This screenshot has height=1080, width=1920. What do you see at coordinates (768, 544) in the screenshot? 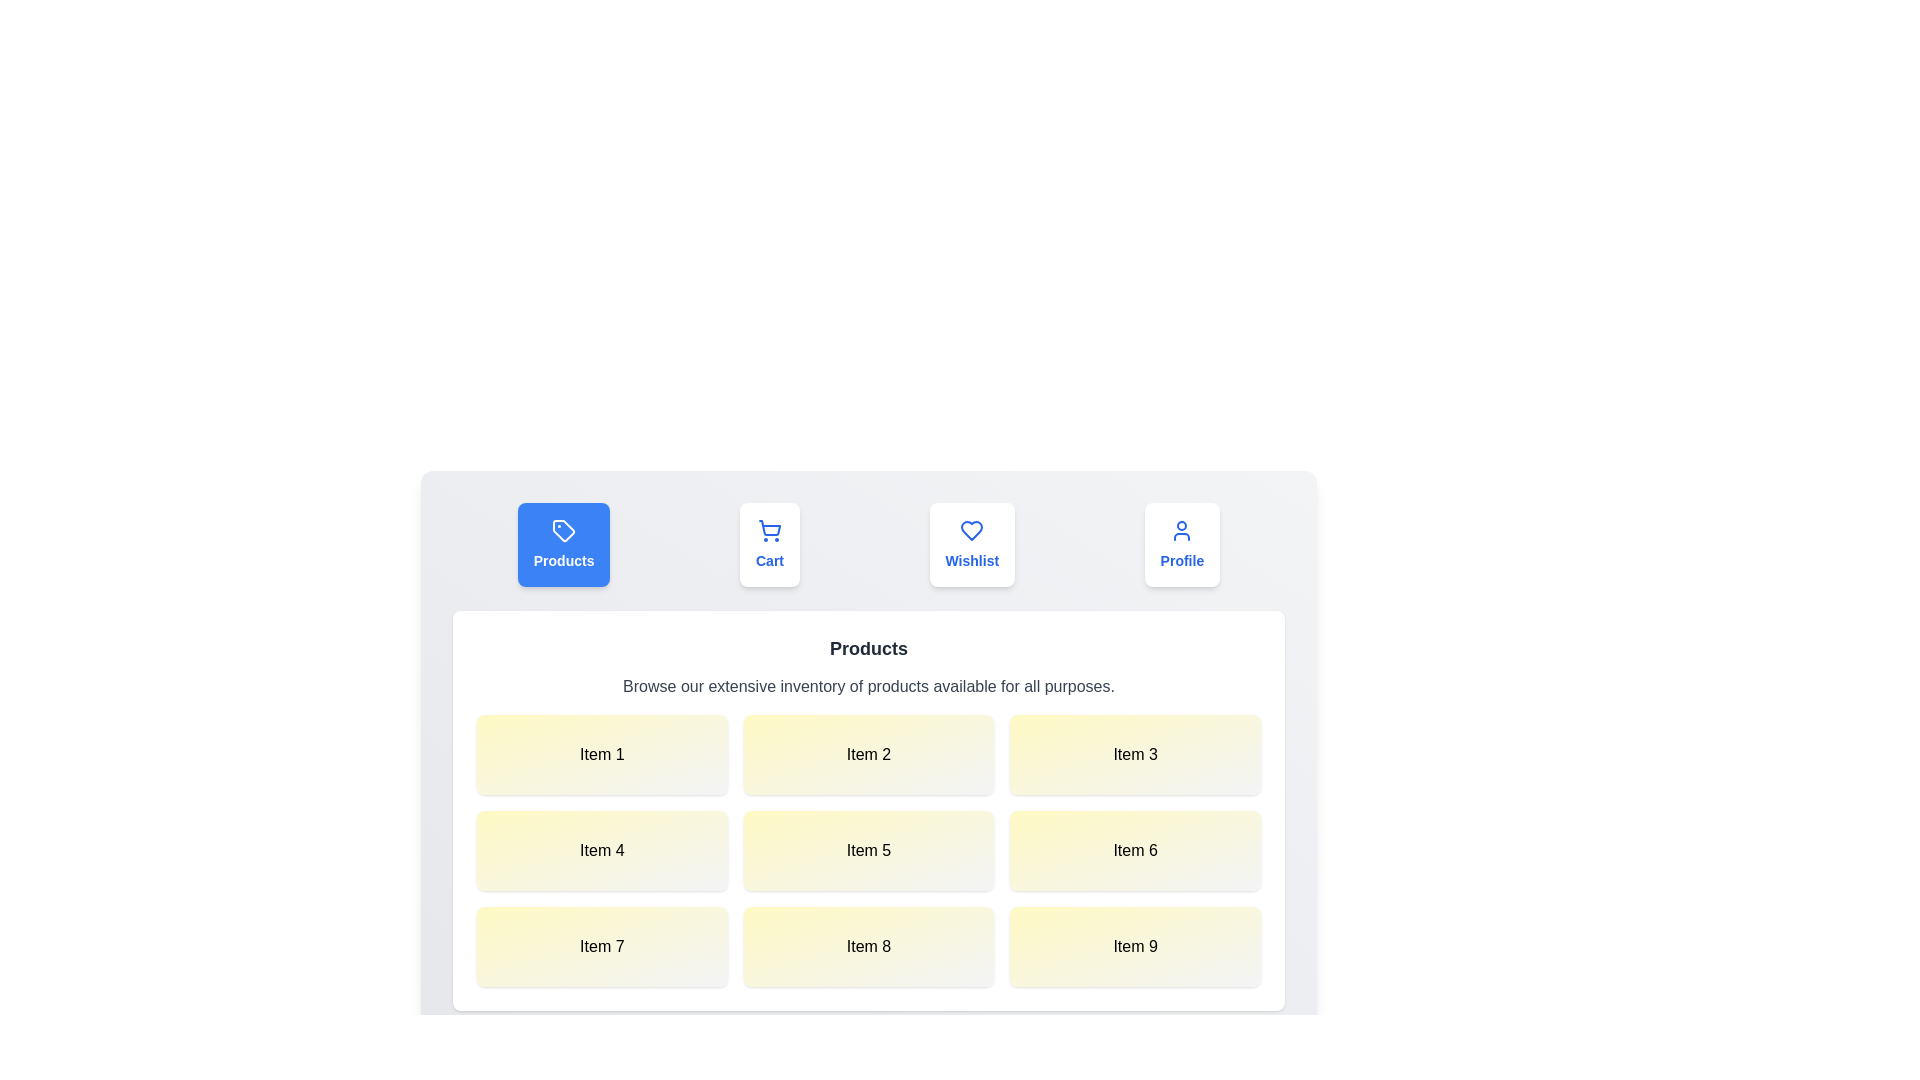
I see `the Cart tab to view its content` at bounding box center [768, 544].